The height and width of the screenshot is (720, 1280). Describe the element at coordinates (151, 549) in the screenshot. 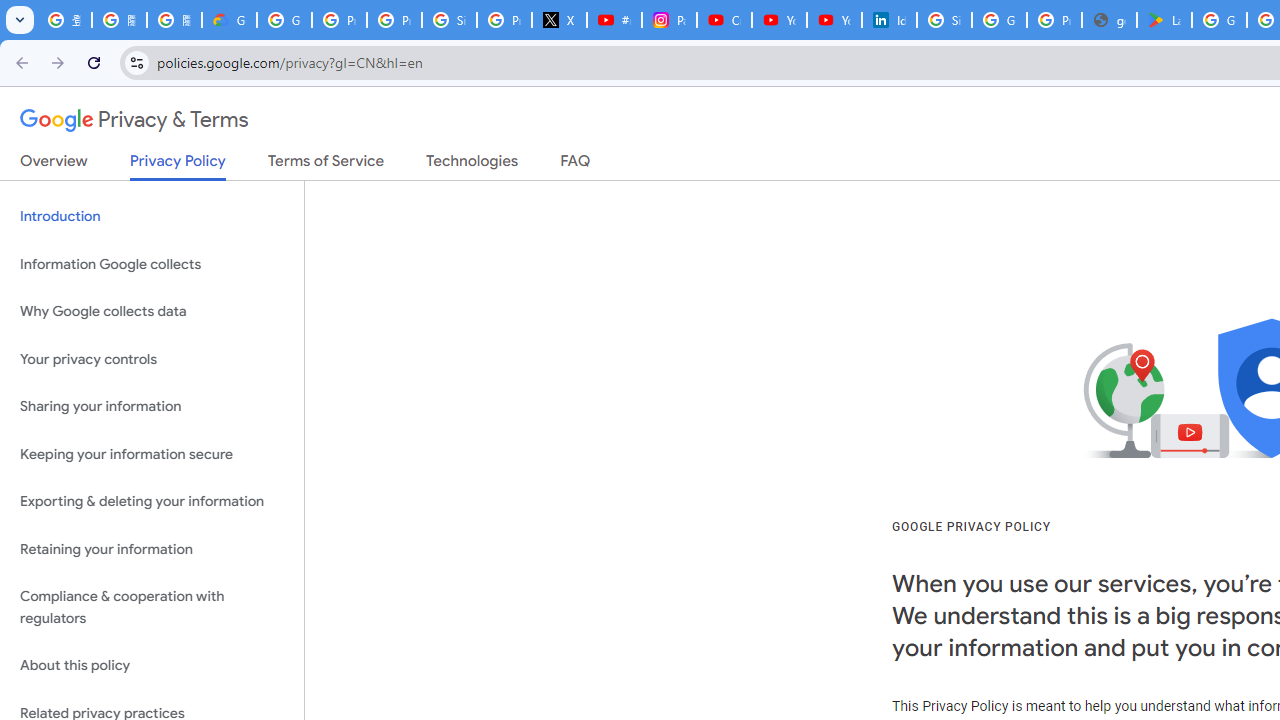

I see `'Retaining your information'` at that location.